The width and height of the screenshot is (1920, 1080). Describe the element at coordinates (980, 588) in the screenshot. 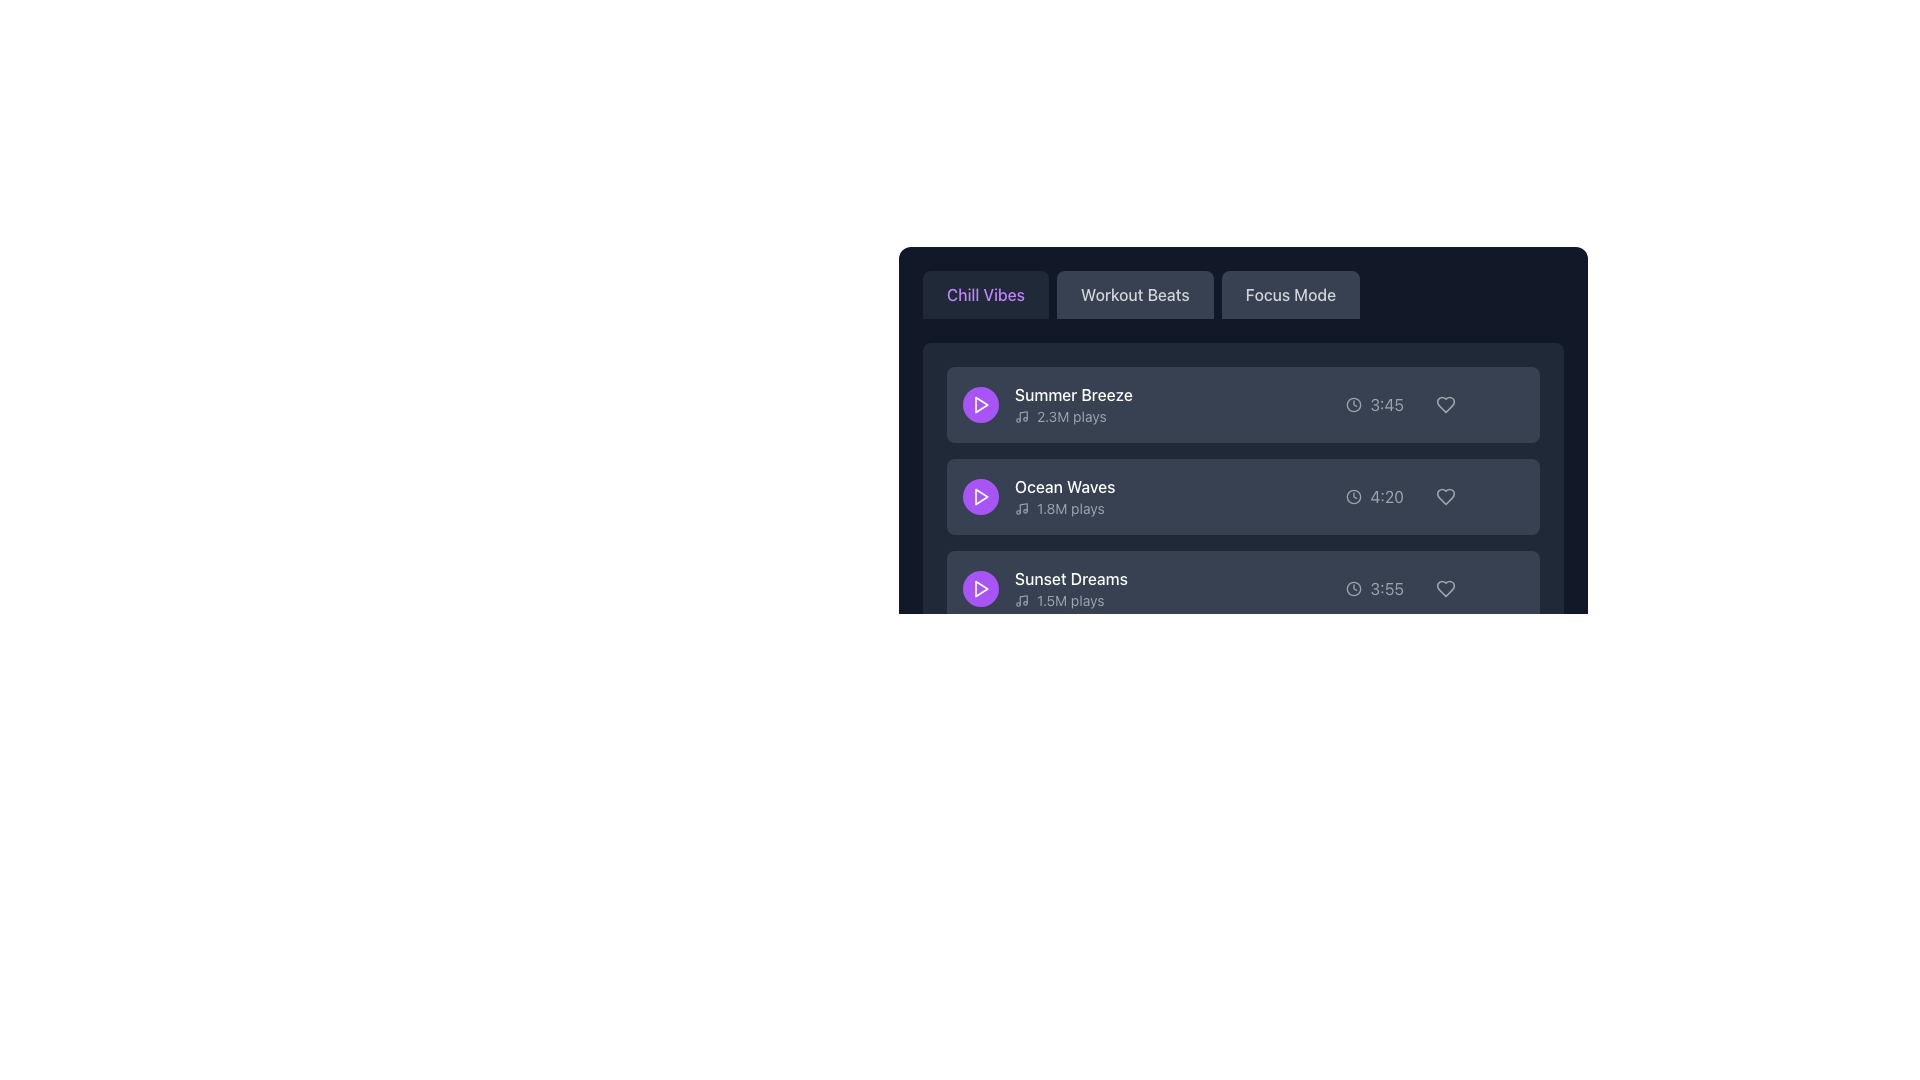

I see `the circular purple button with a white play icon` at that location.